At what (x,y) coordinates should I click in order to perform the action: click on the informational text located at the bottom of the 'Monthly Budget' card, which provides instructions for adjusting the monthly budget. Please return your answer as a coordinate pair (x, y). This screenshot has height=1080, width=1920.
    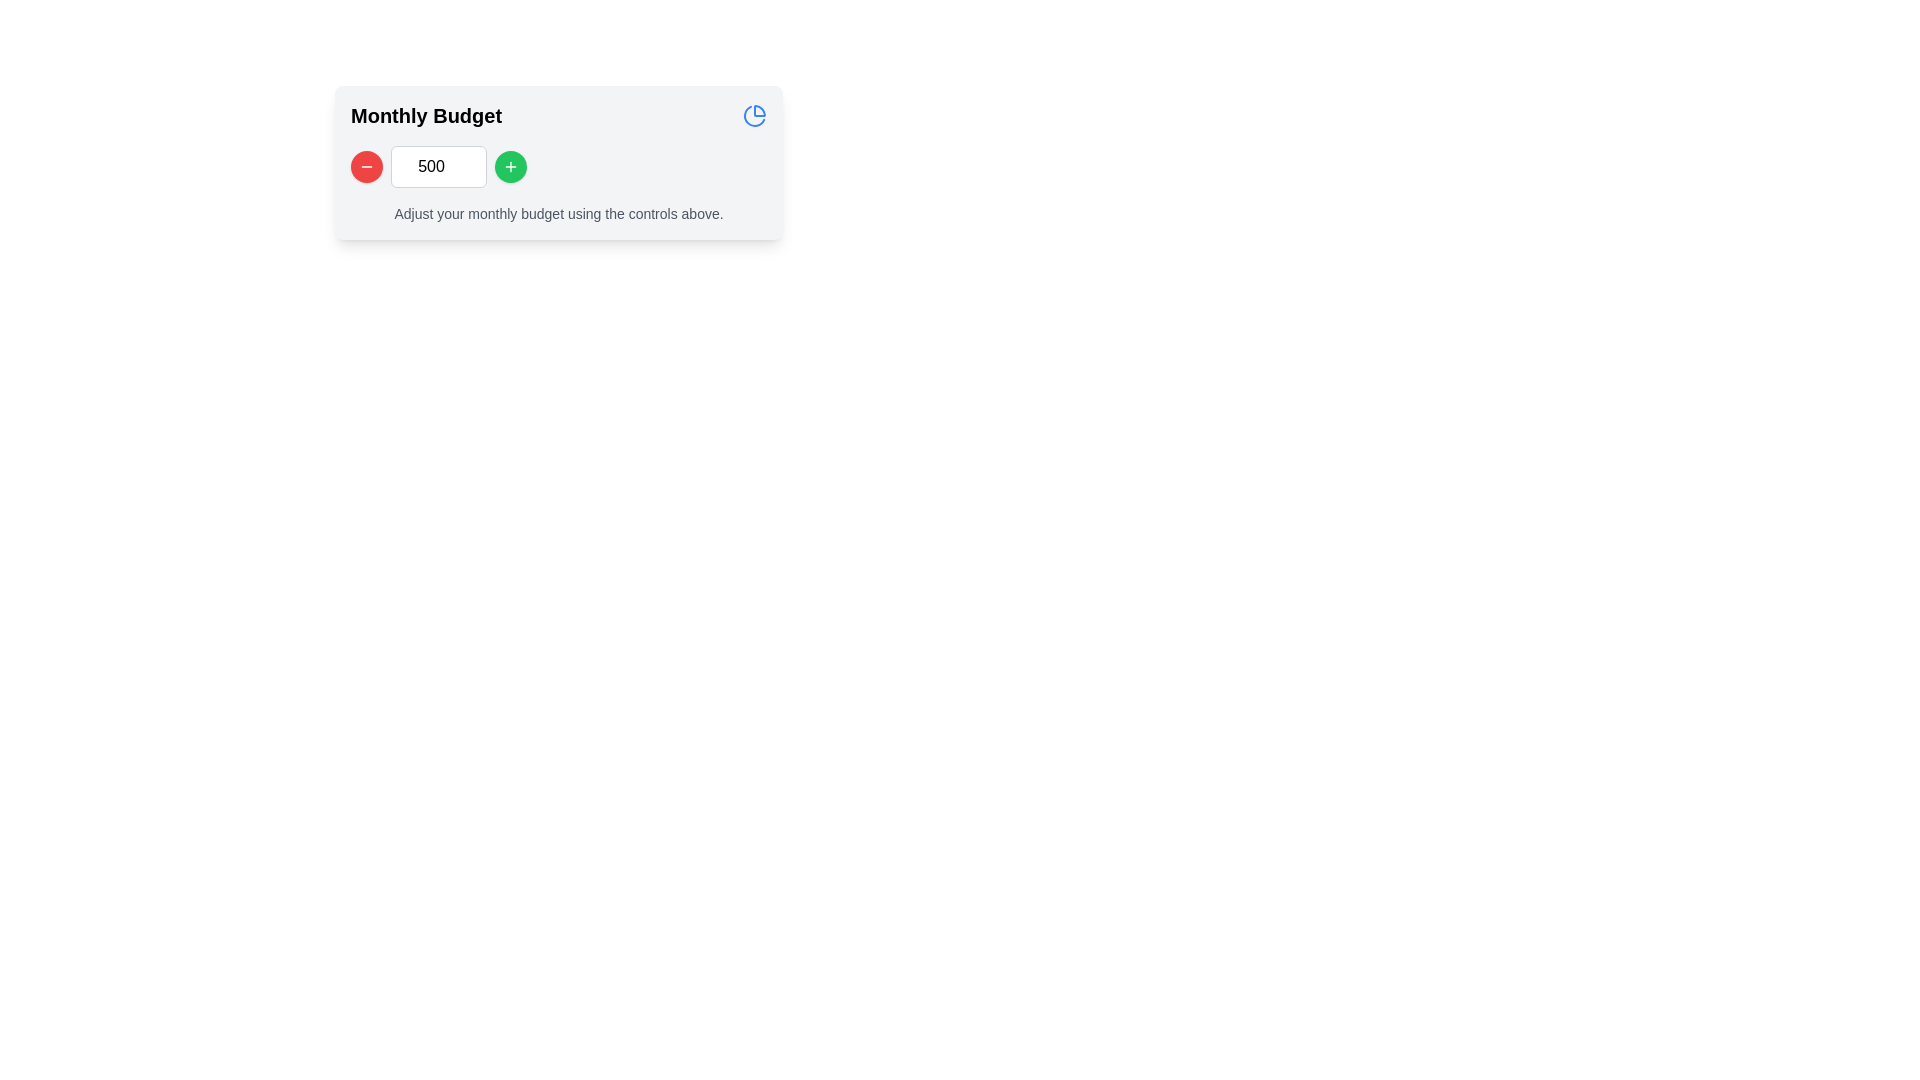
    Looking at the image, I should click on (558, 213).